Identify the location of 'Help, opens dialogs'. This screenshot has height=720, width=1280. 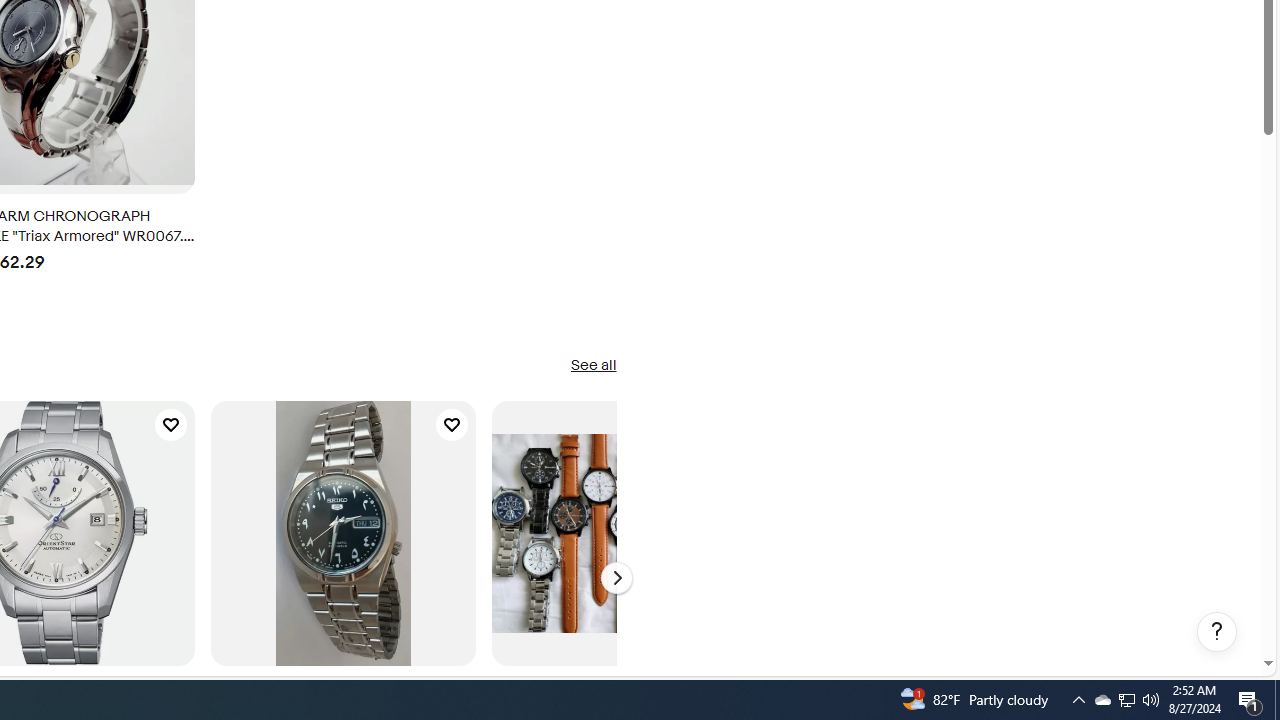
(1216, 632).